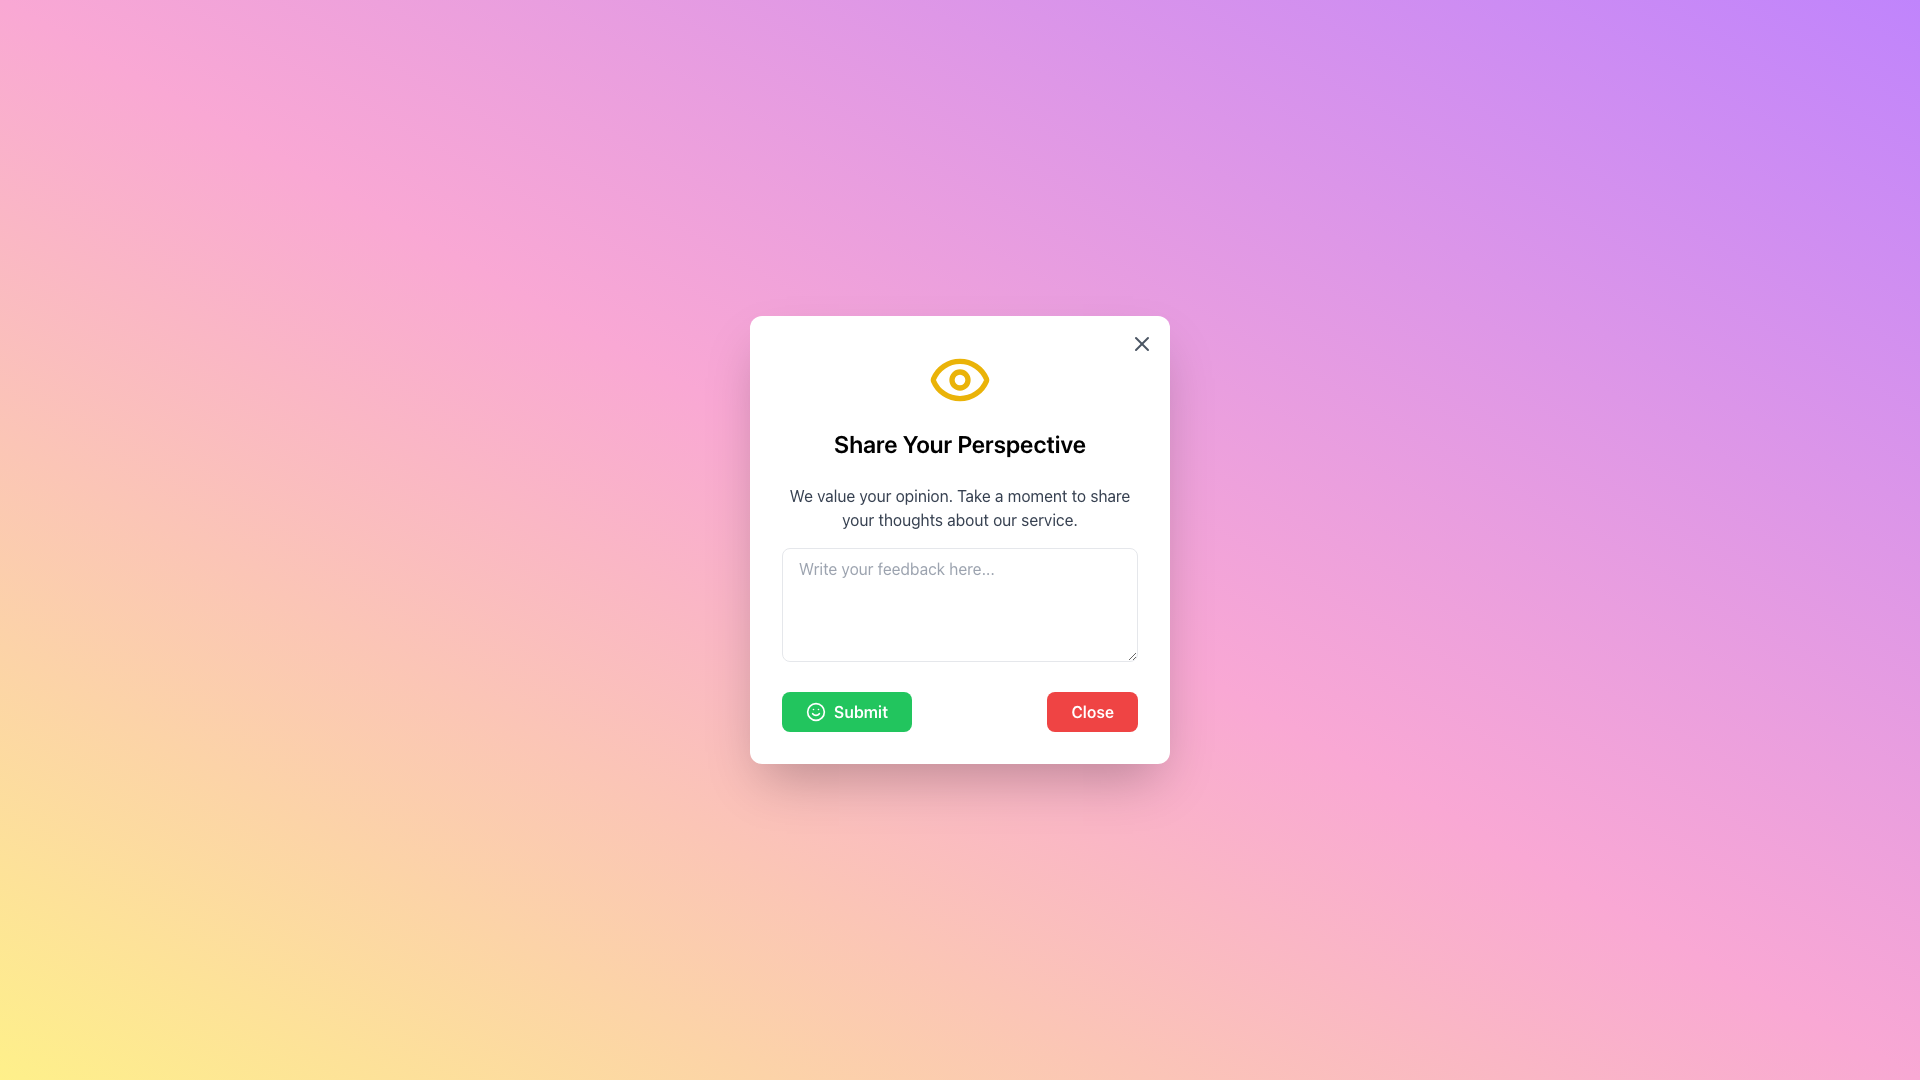 Image resolution: width=1920 pixels, height=1080 pixels. I want to click on the decorative or communicative icon located at the top center of the popup modal, which represents an action or theme such as viewing or feedback, so click(960, 378).